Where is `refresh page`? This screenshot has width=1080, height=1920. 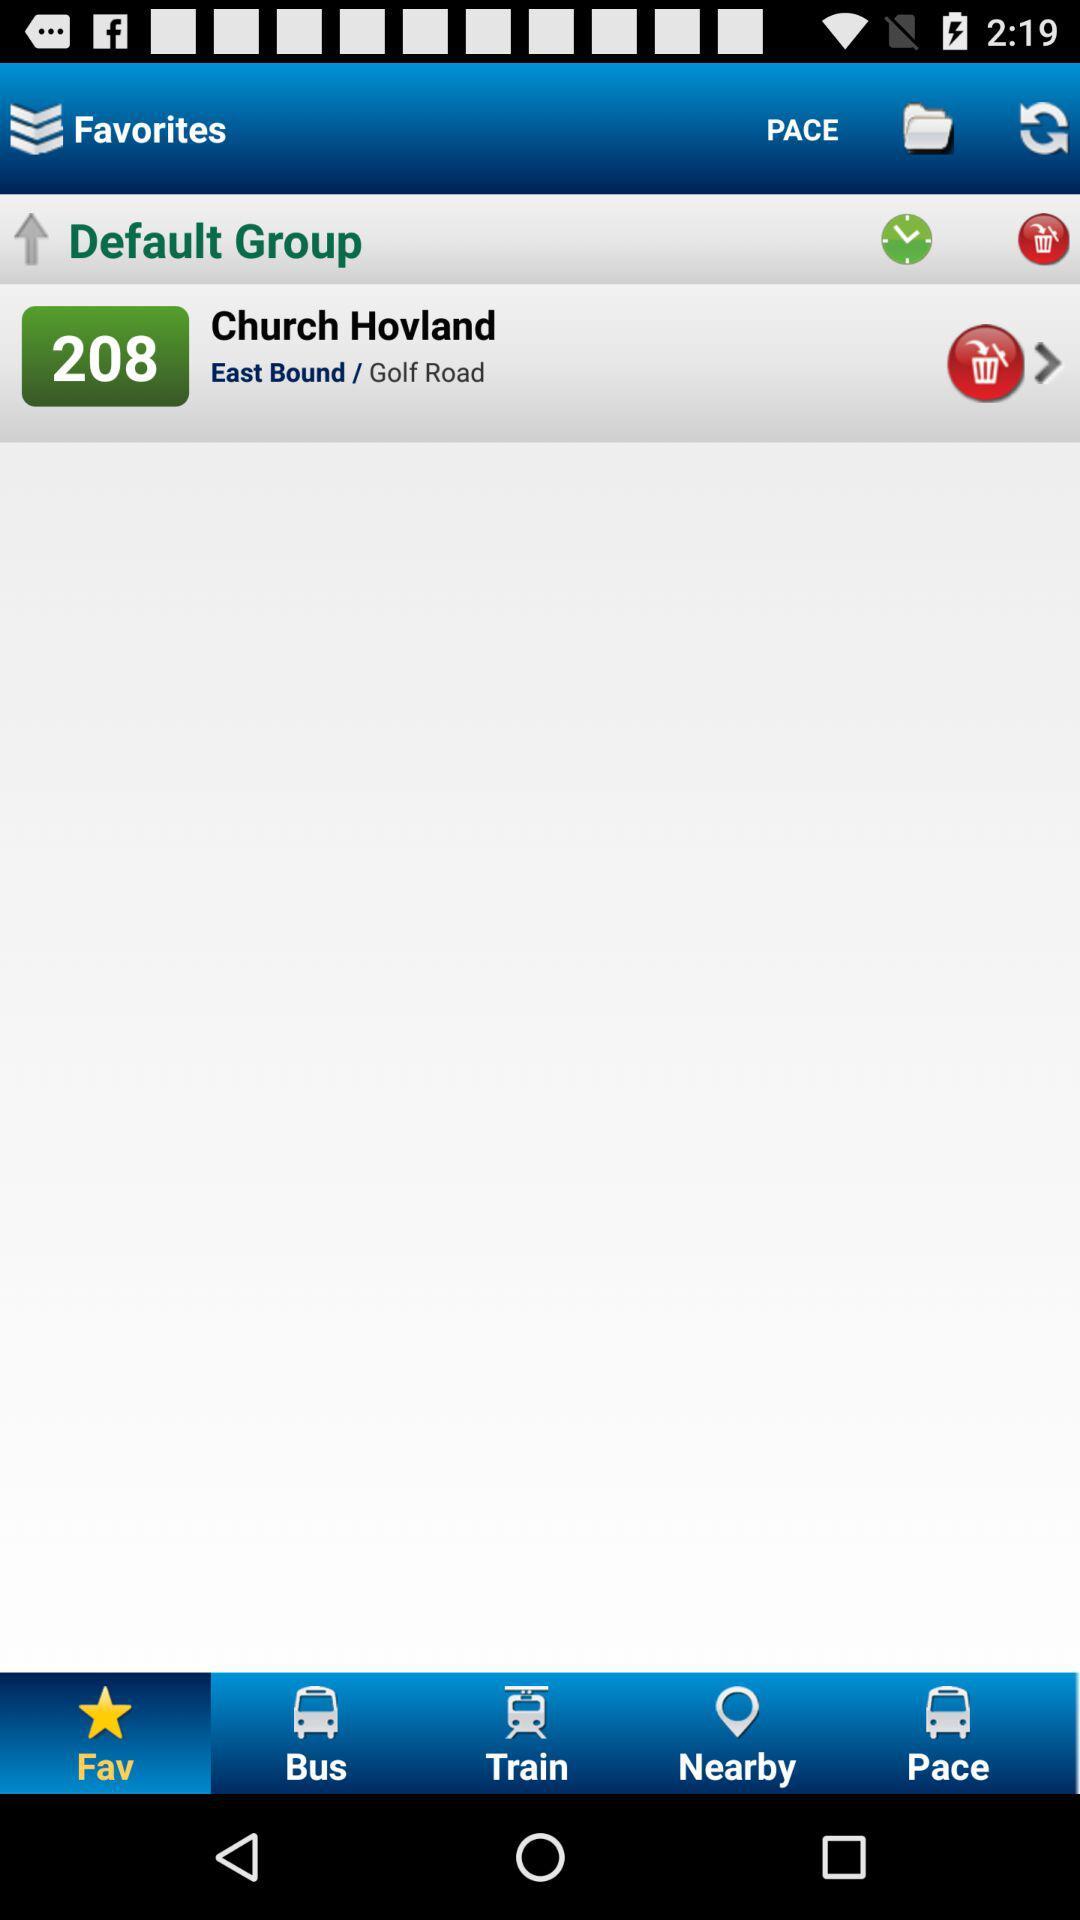
refresh page is located at coordinates (1042, 127).